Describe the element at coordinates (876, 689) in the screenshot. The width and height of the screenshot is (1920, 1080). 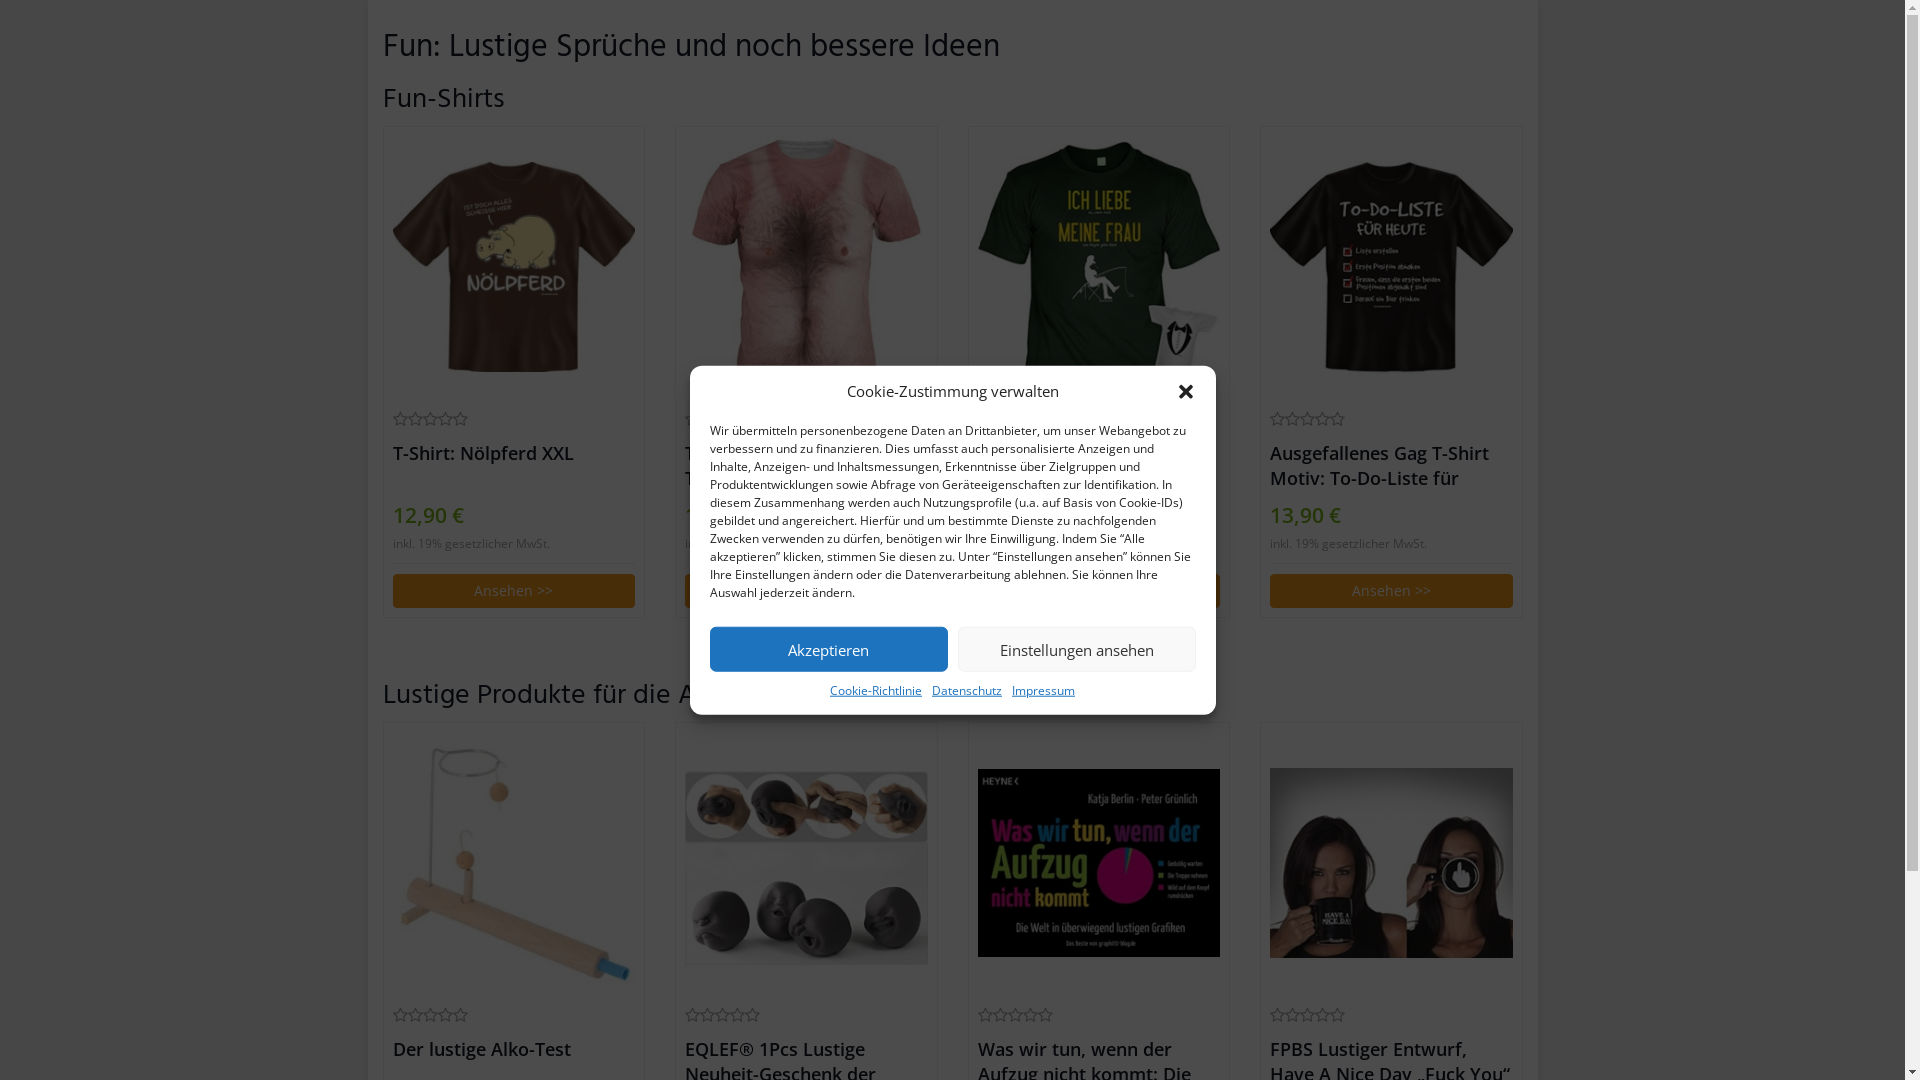
I see `'Cookie-Richtlinie'` at that location.